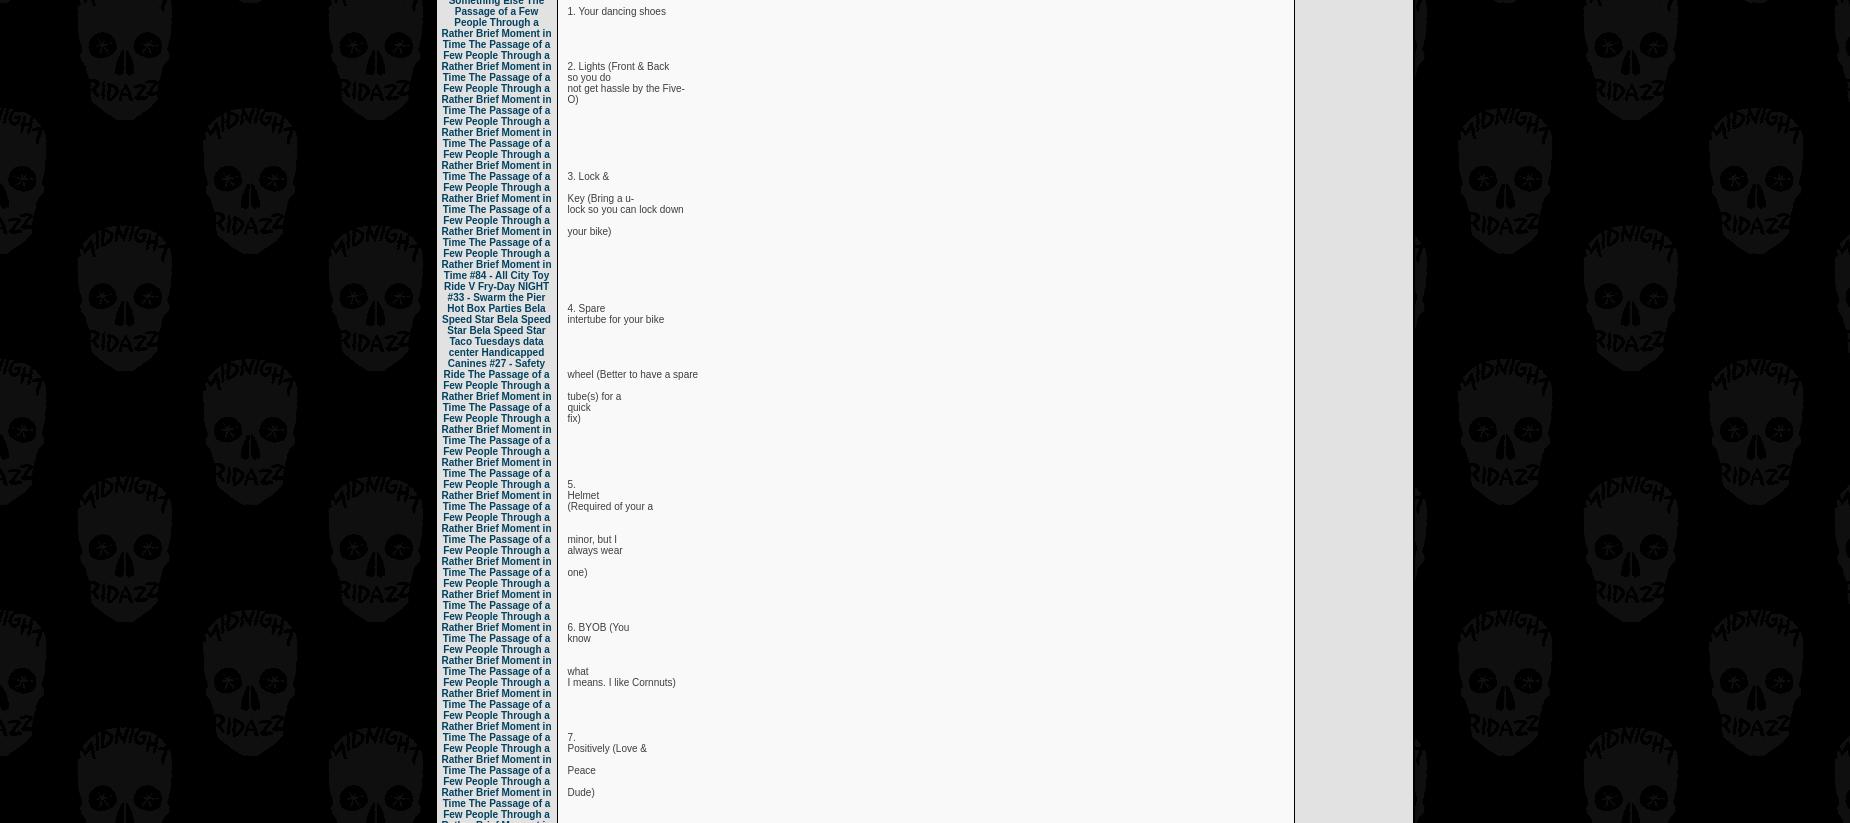  I want to click on 'lock so you can lock down', so click(567, 209).